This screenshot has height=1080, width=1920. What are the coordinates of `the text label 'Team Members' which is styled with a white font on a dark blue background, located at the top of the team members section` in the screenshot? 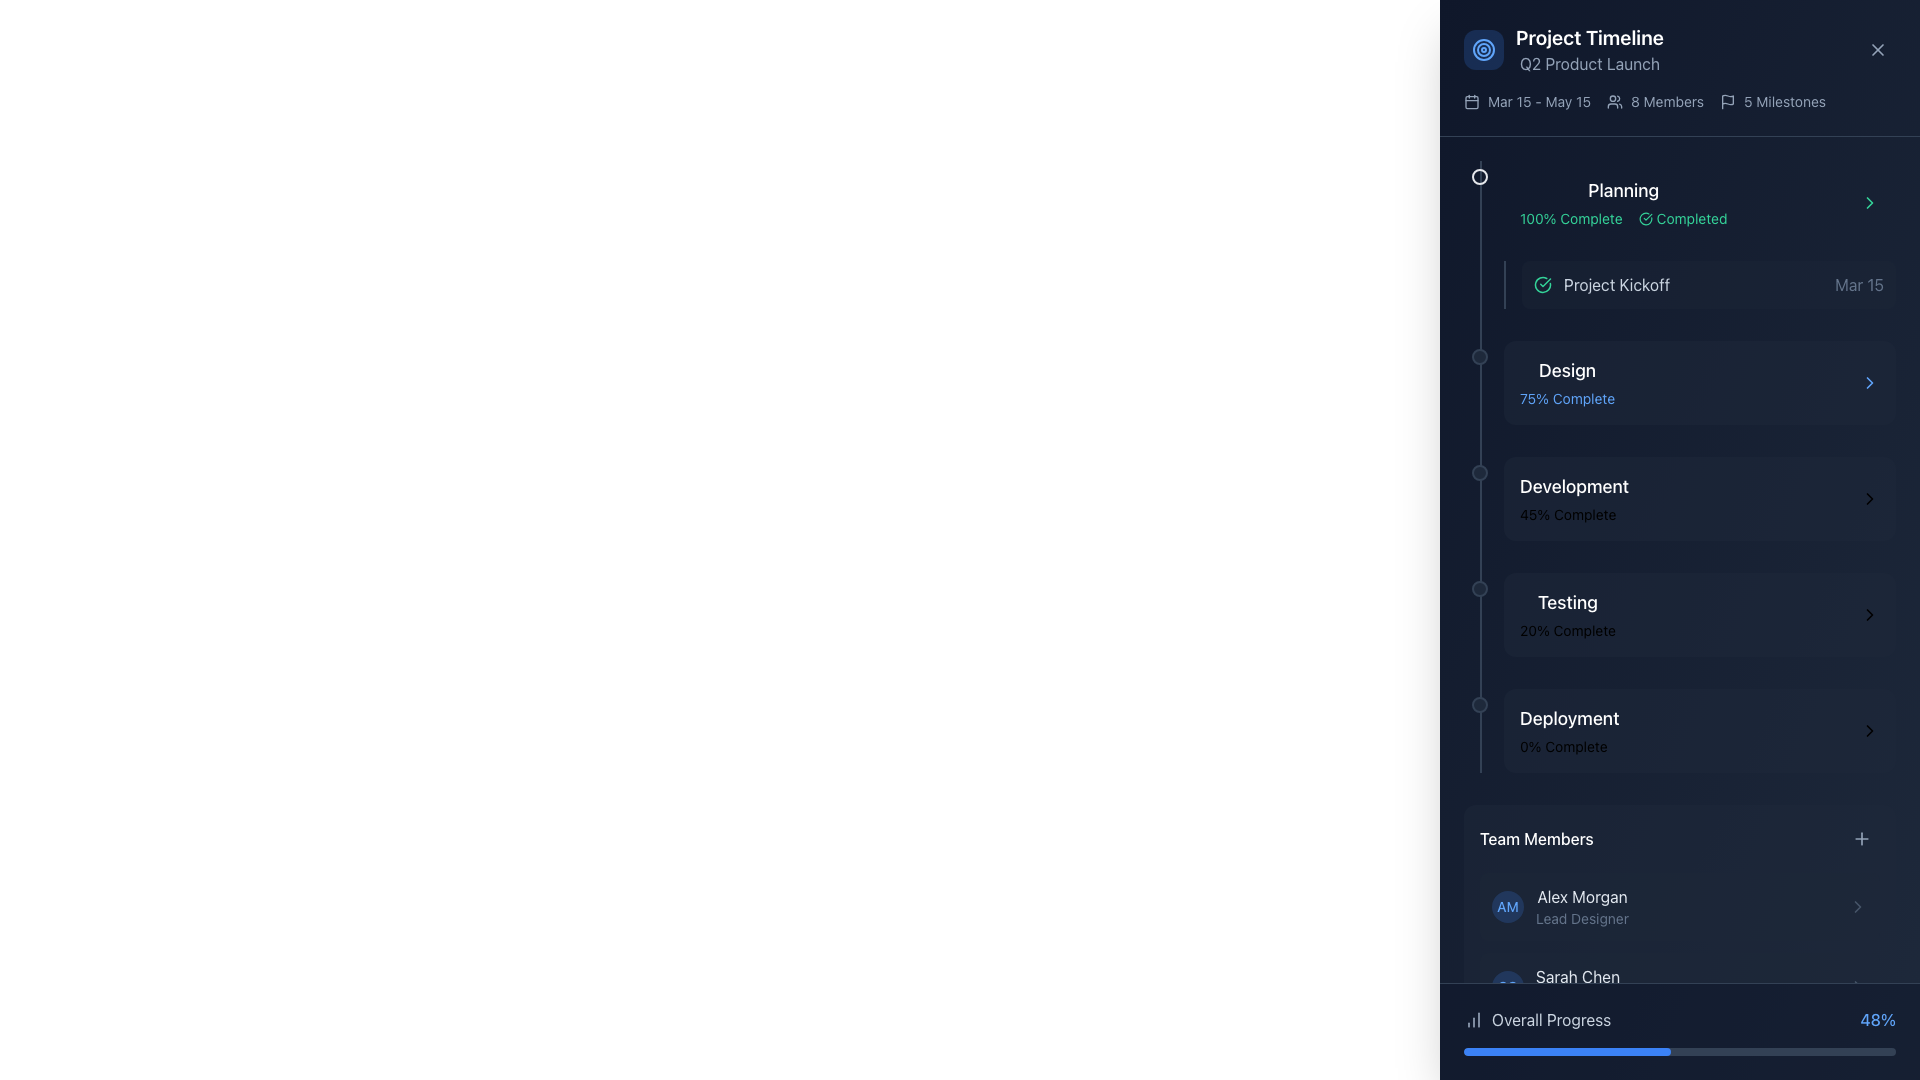 It's located at (1535, 839).